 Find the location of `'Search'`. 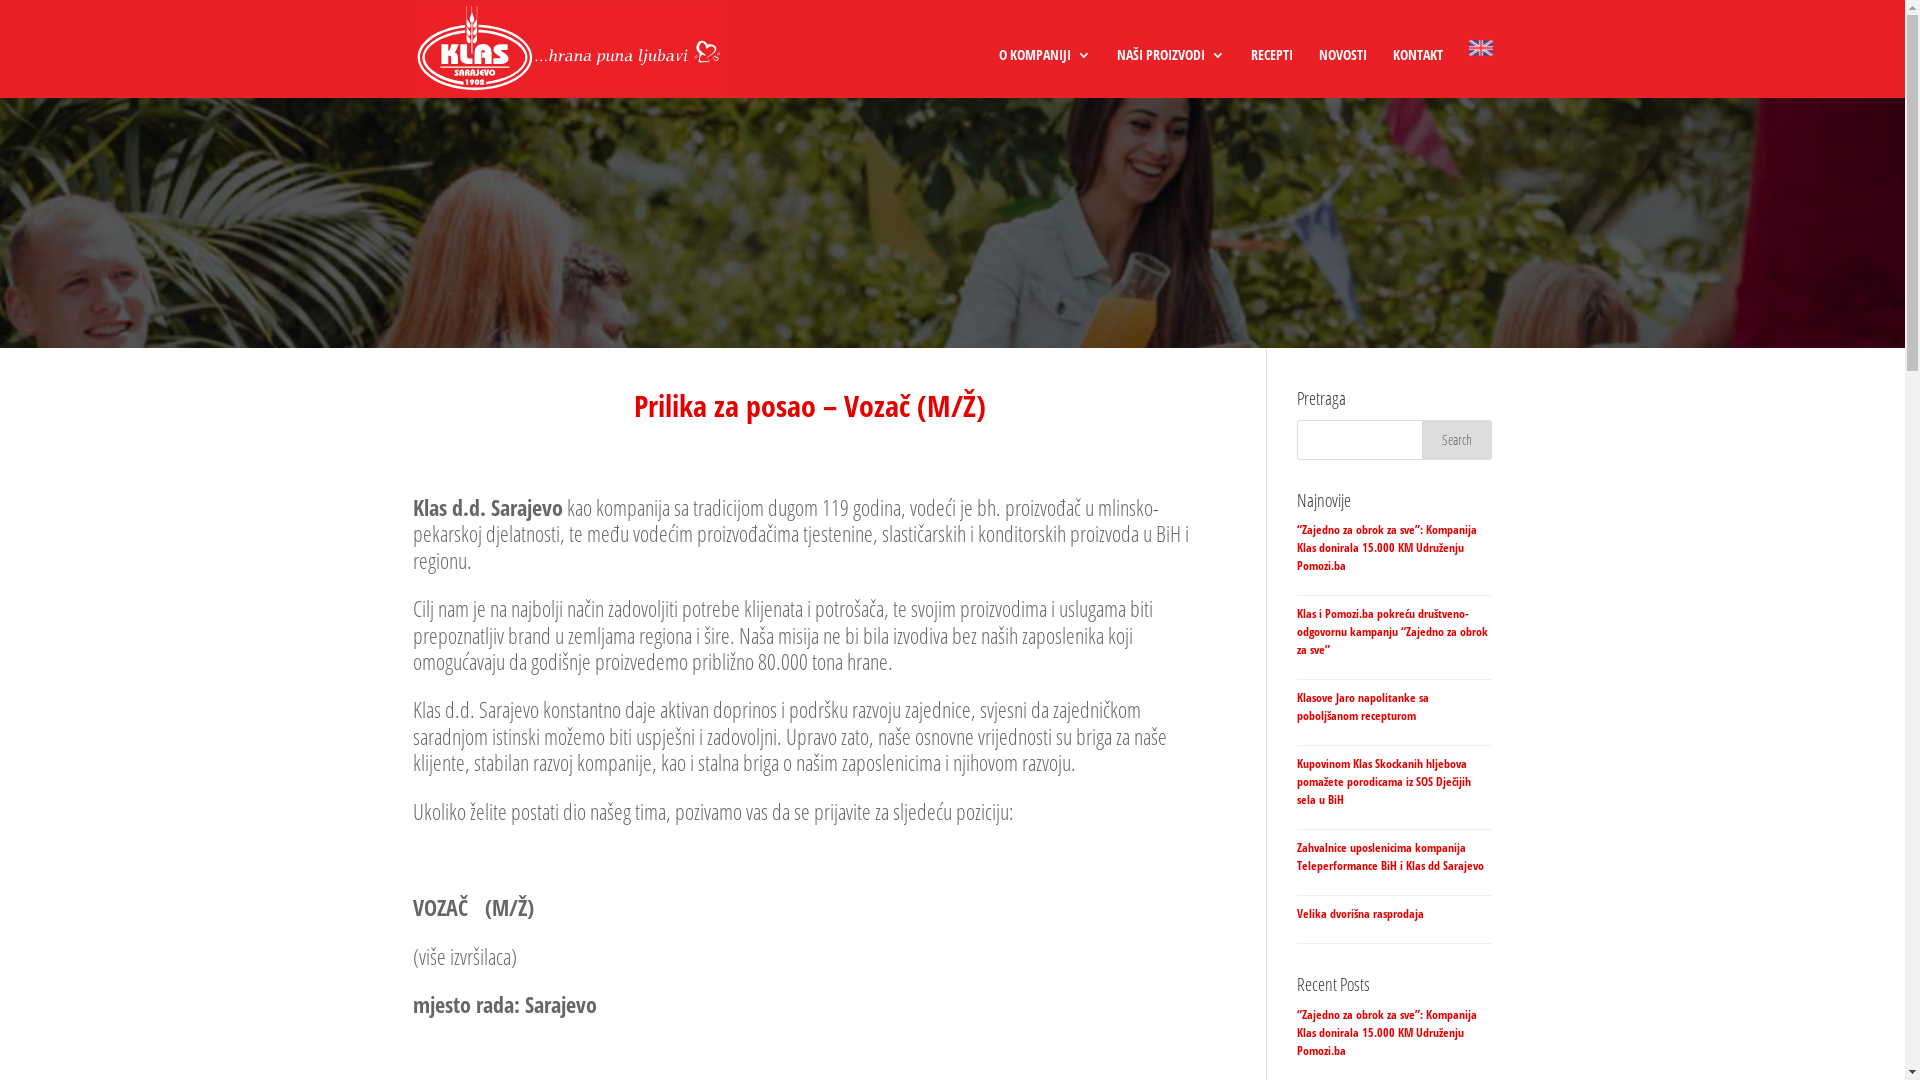

'Search' is located at coordinates (1420, 438).